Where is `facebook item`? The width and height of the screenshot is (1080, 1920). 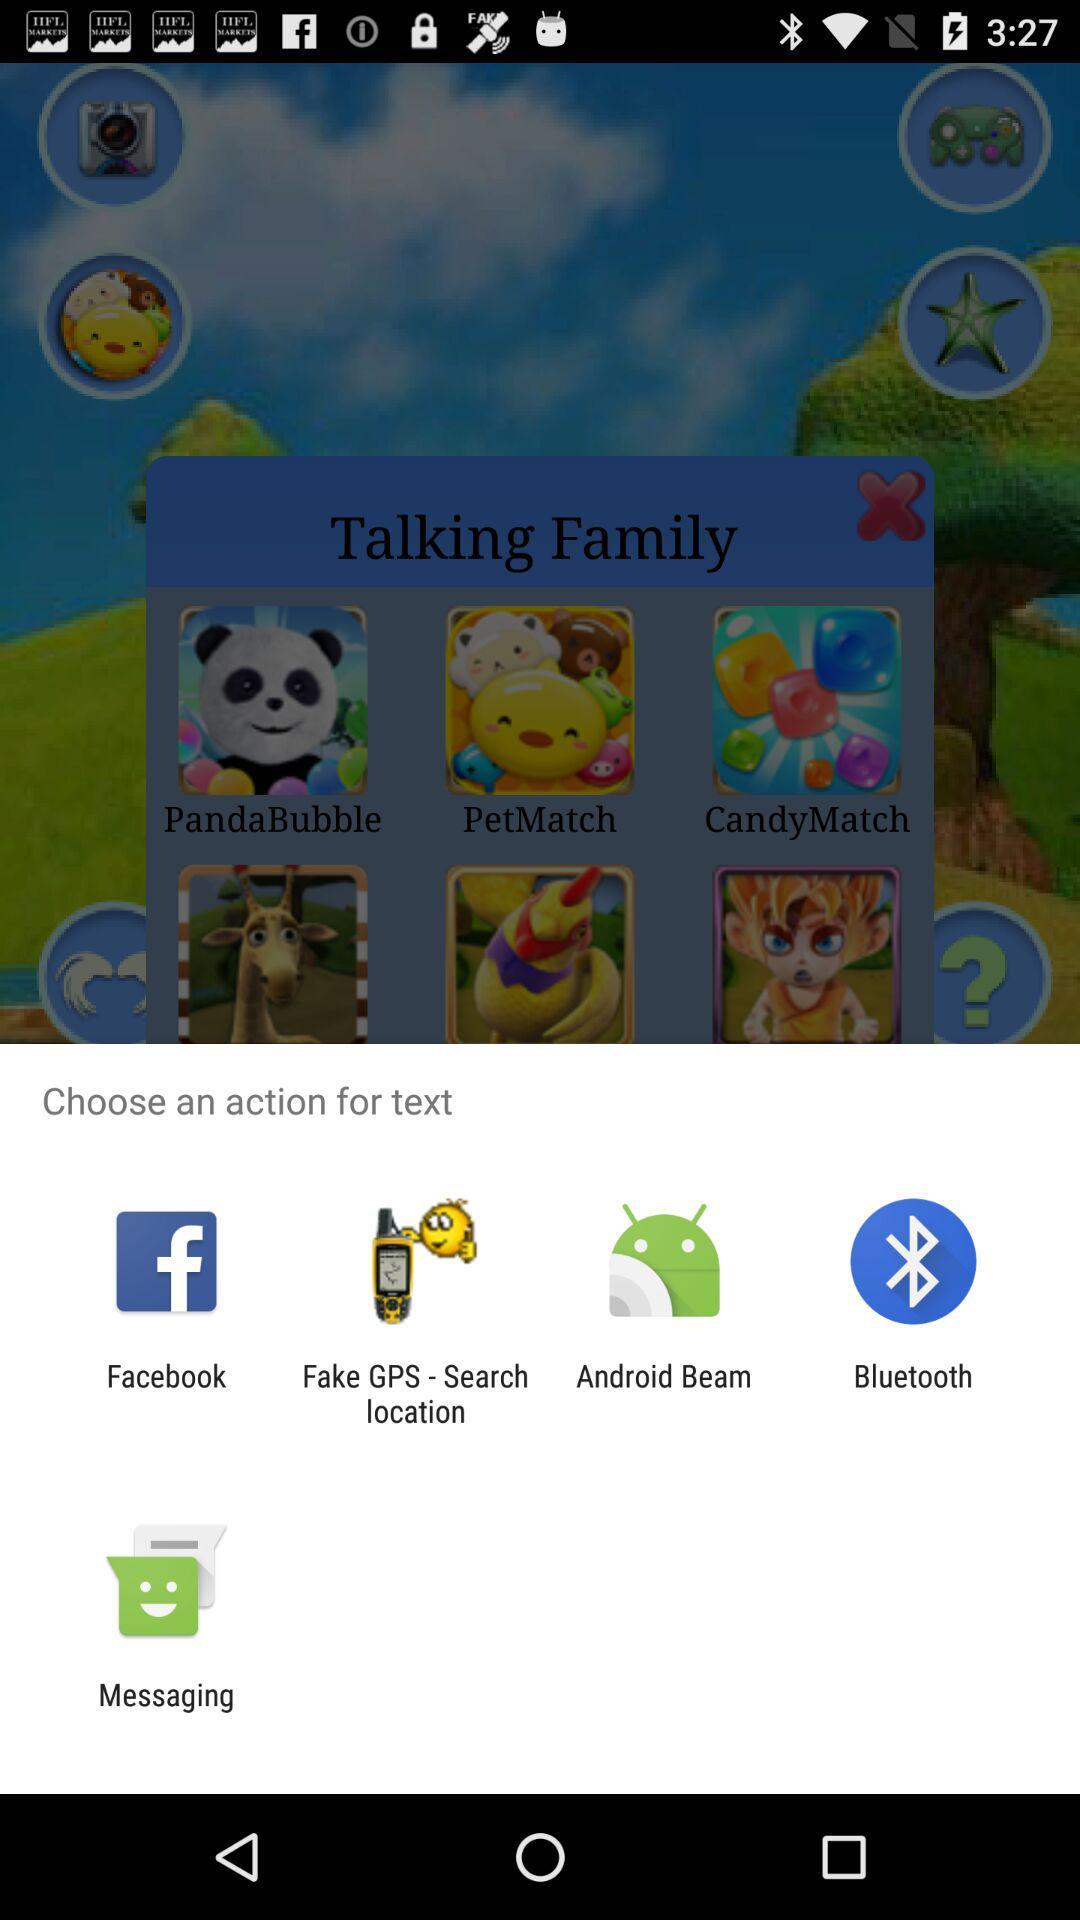
facebook item is located at coordinates (165, 1392).